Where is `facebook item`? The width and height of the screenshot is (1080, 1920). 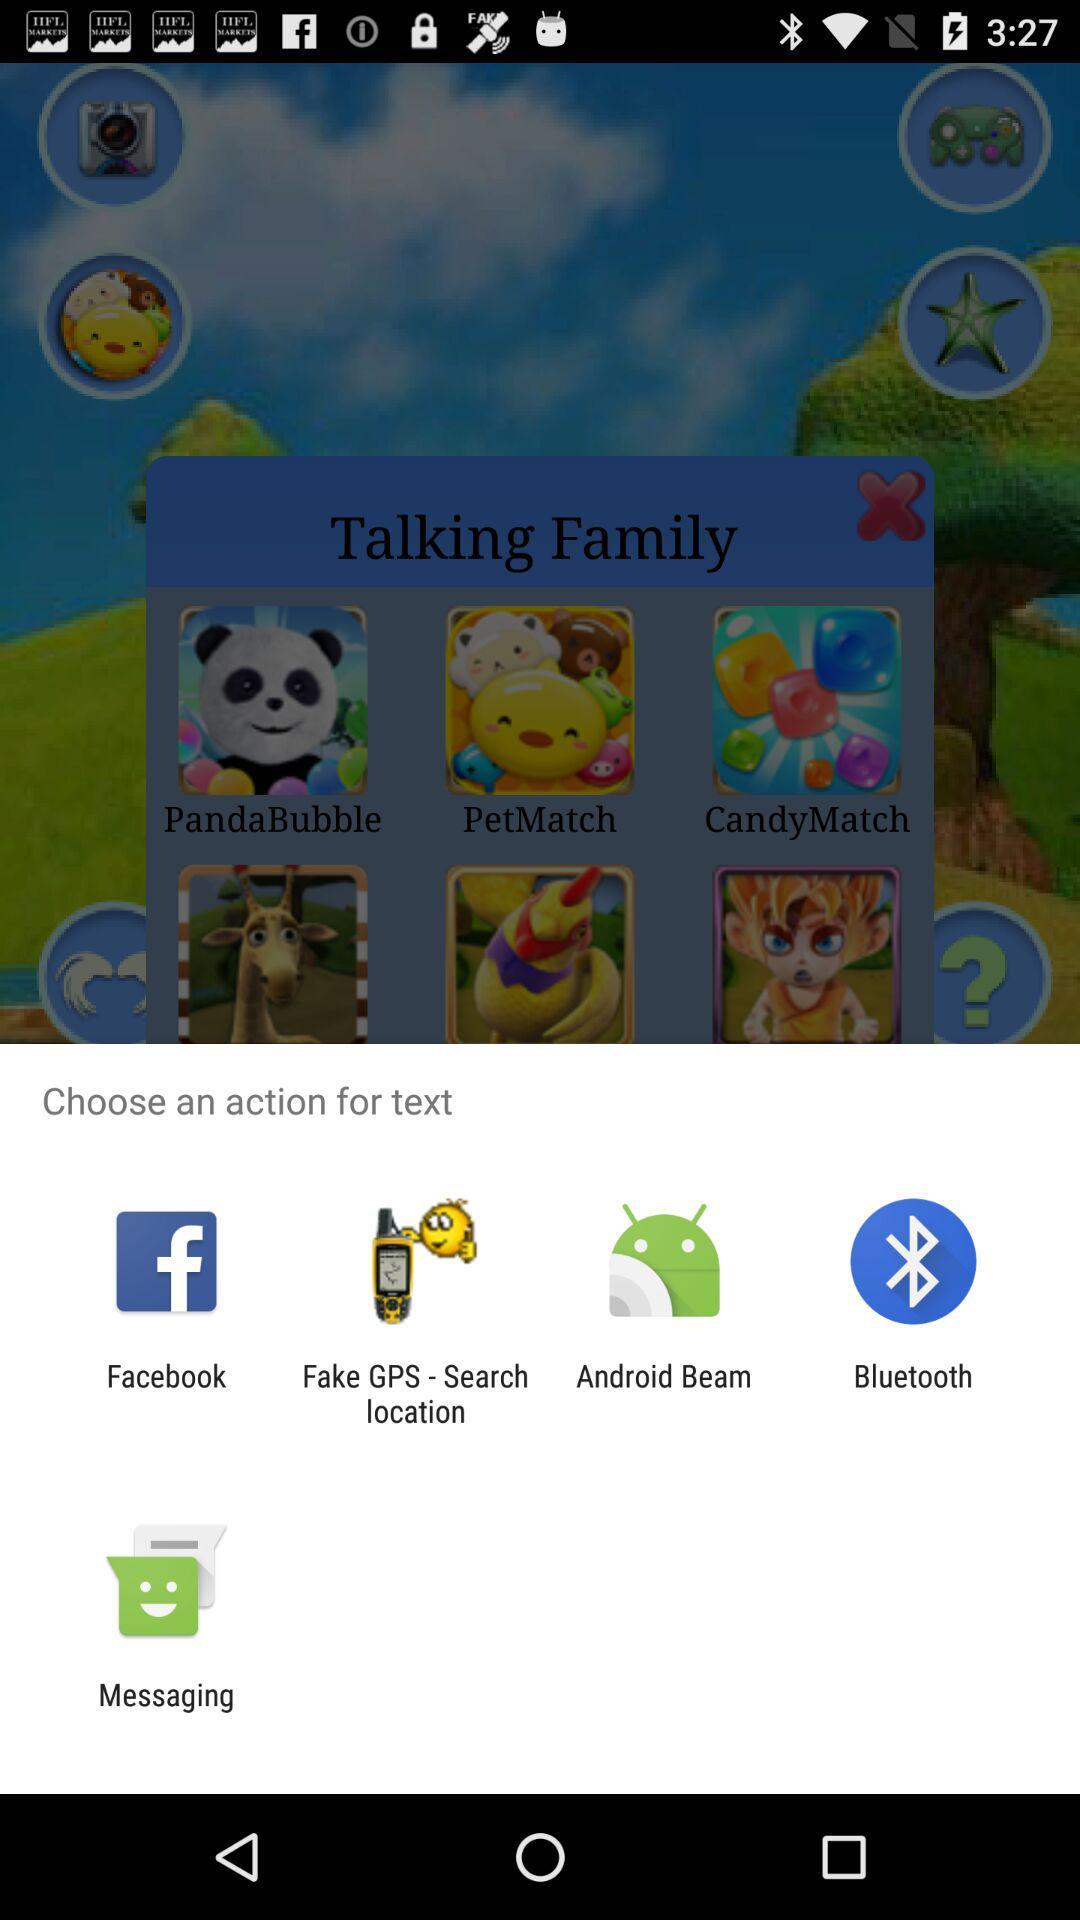
facebook item is located at coordinates (165, 1392).